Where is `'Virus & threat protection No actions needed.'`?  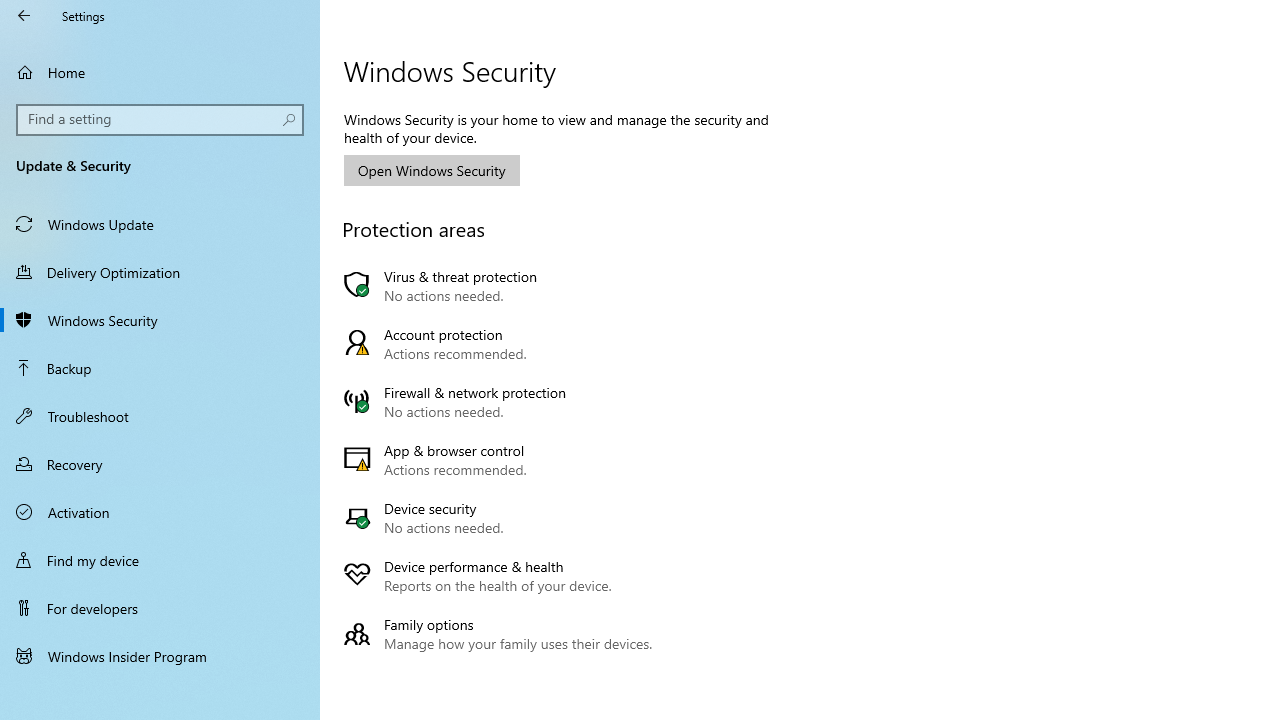
'Virus & threat protection No actions needed.' is located at coordinates (503, 286).